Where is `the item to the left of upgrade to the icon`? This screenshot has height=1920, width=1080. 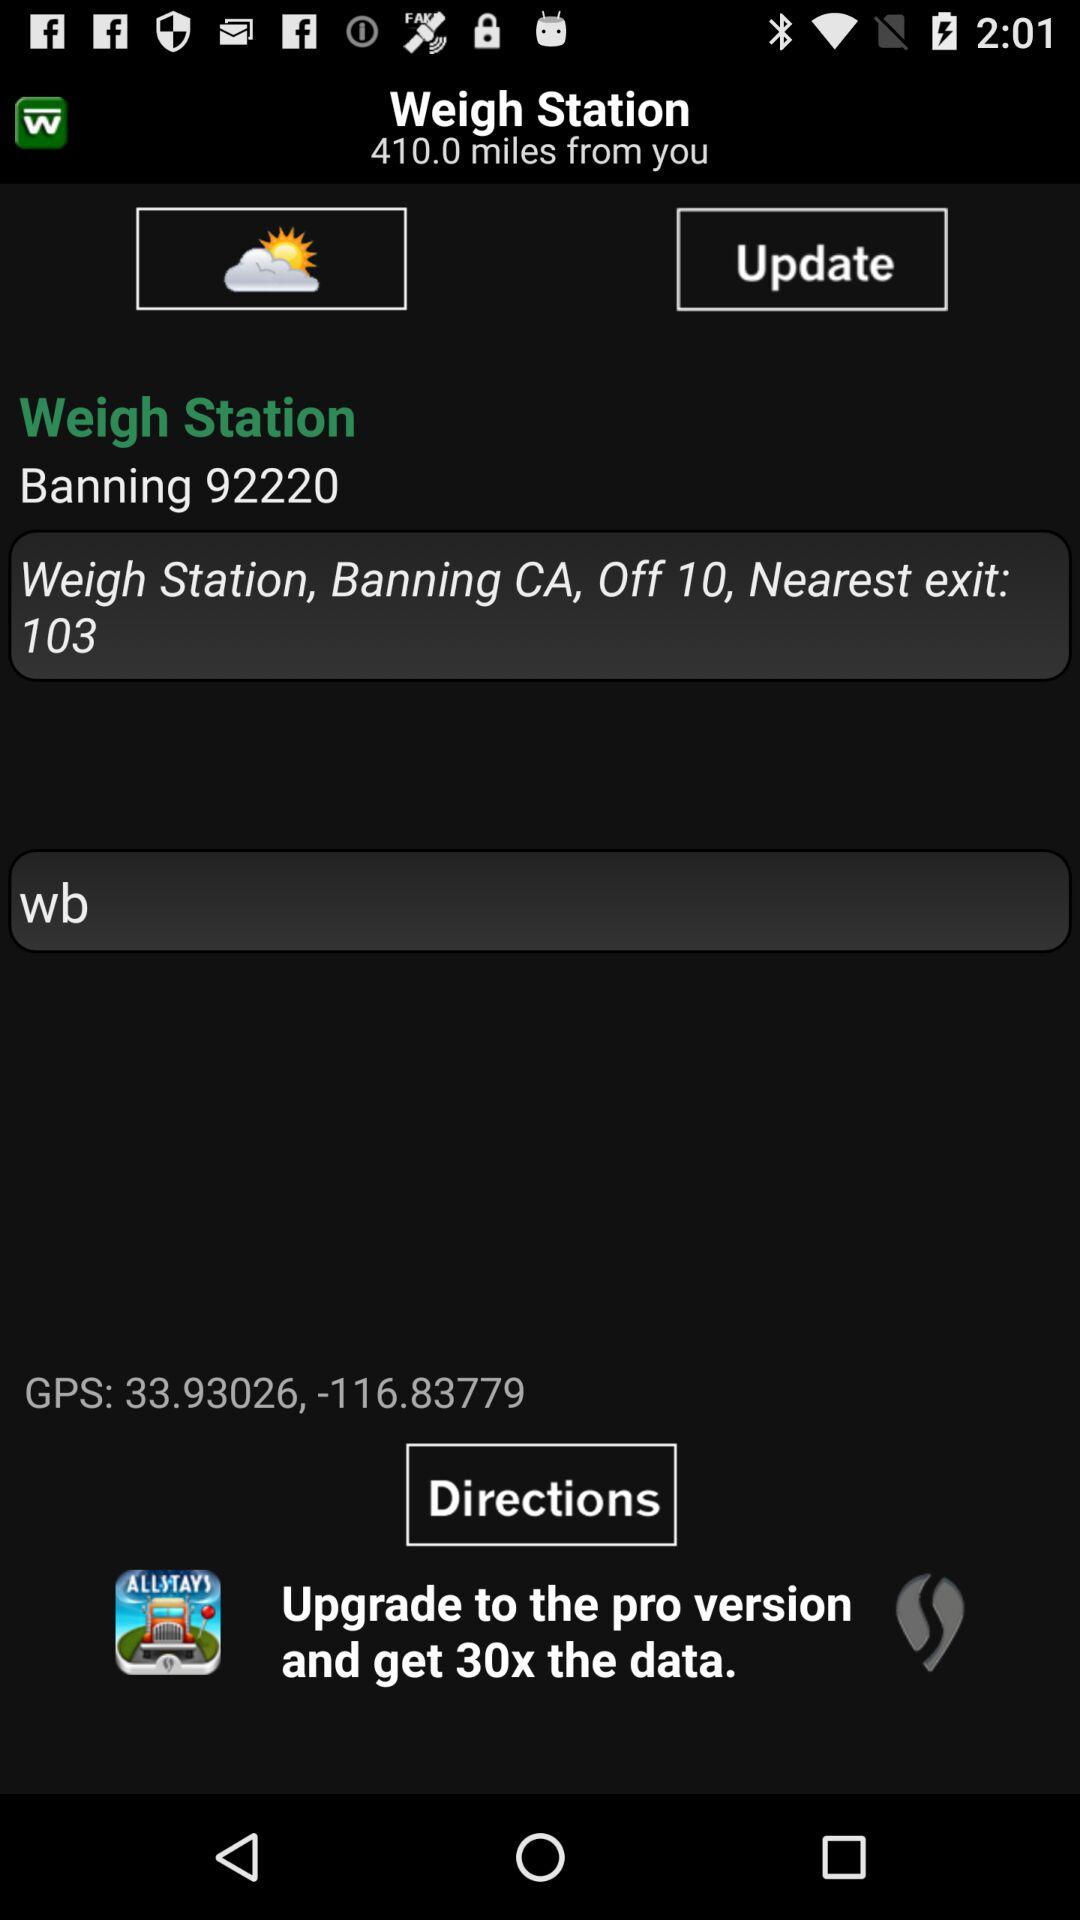
the item to the left of upgrade to the icon is located at coordinates (167, 1622).